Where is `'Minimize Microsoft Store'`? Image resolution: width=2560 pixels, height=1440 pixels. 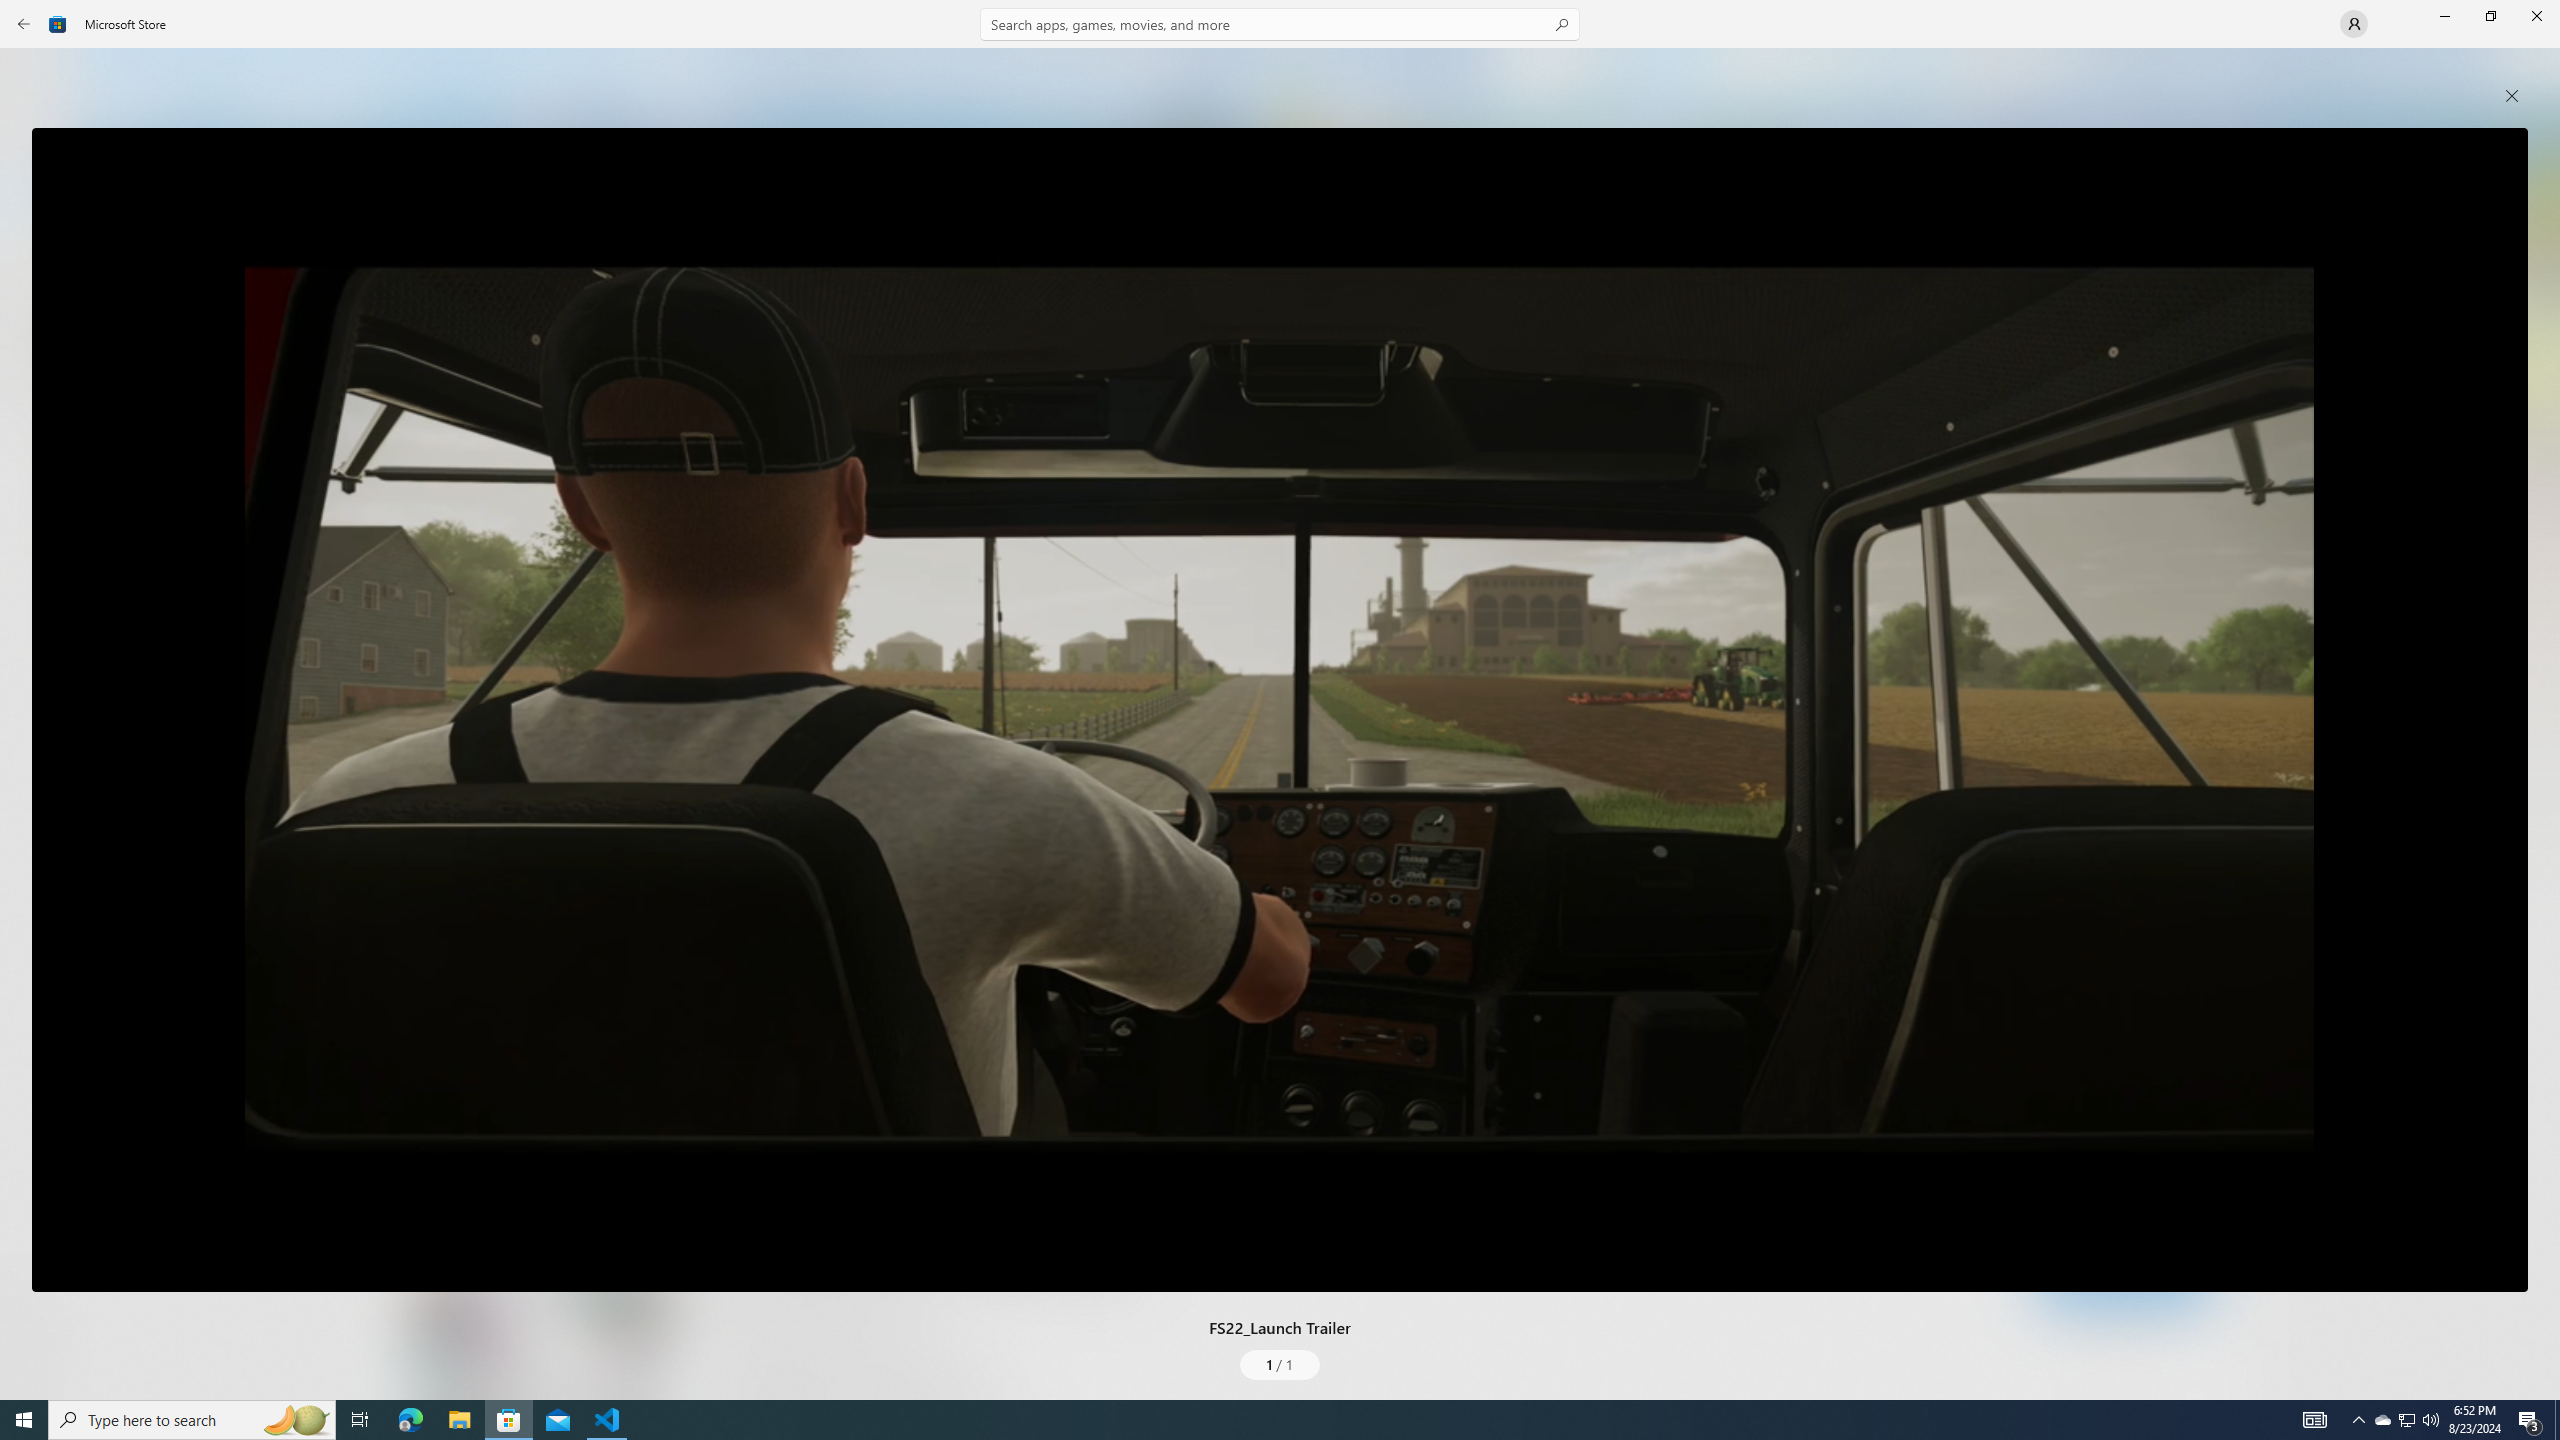
'Minimize Microsoft Store' is located at coordinates (2443, 15).